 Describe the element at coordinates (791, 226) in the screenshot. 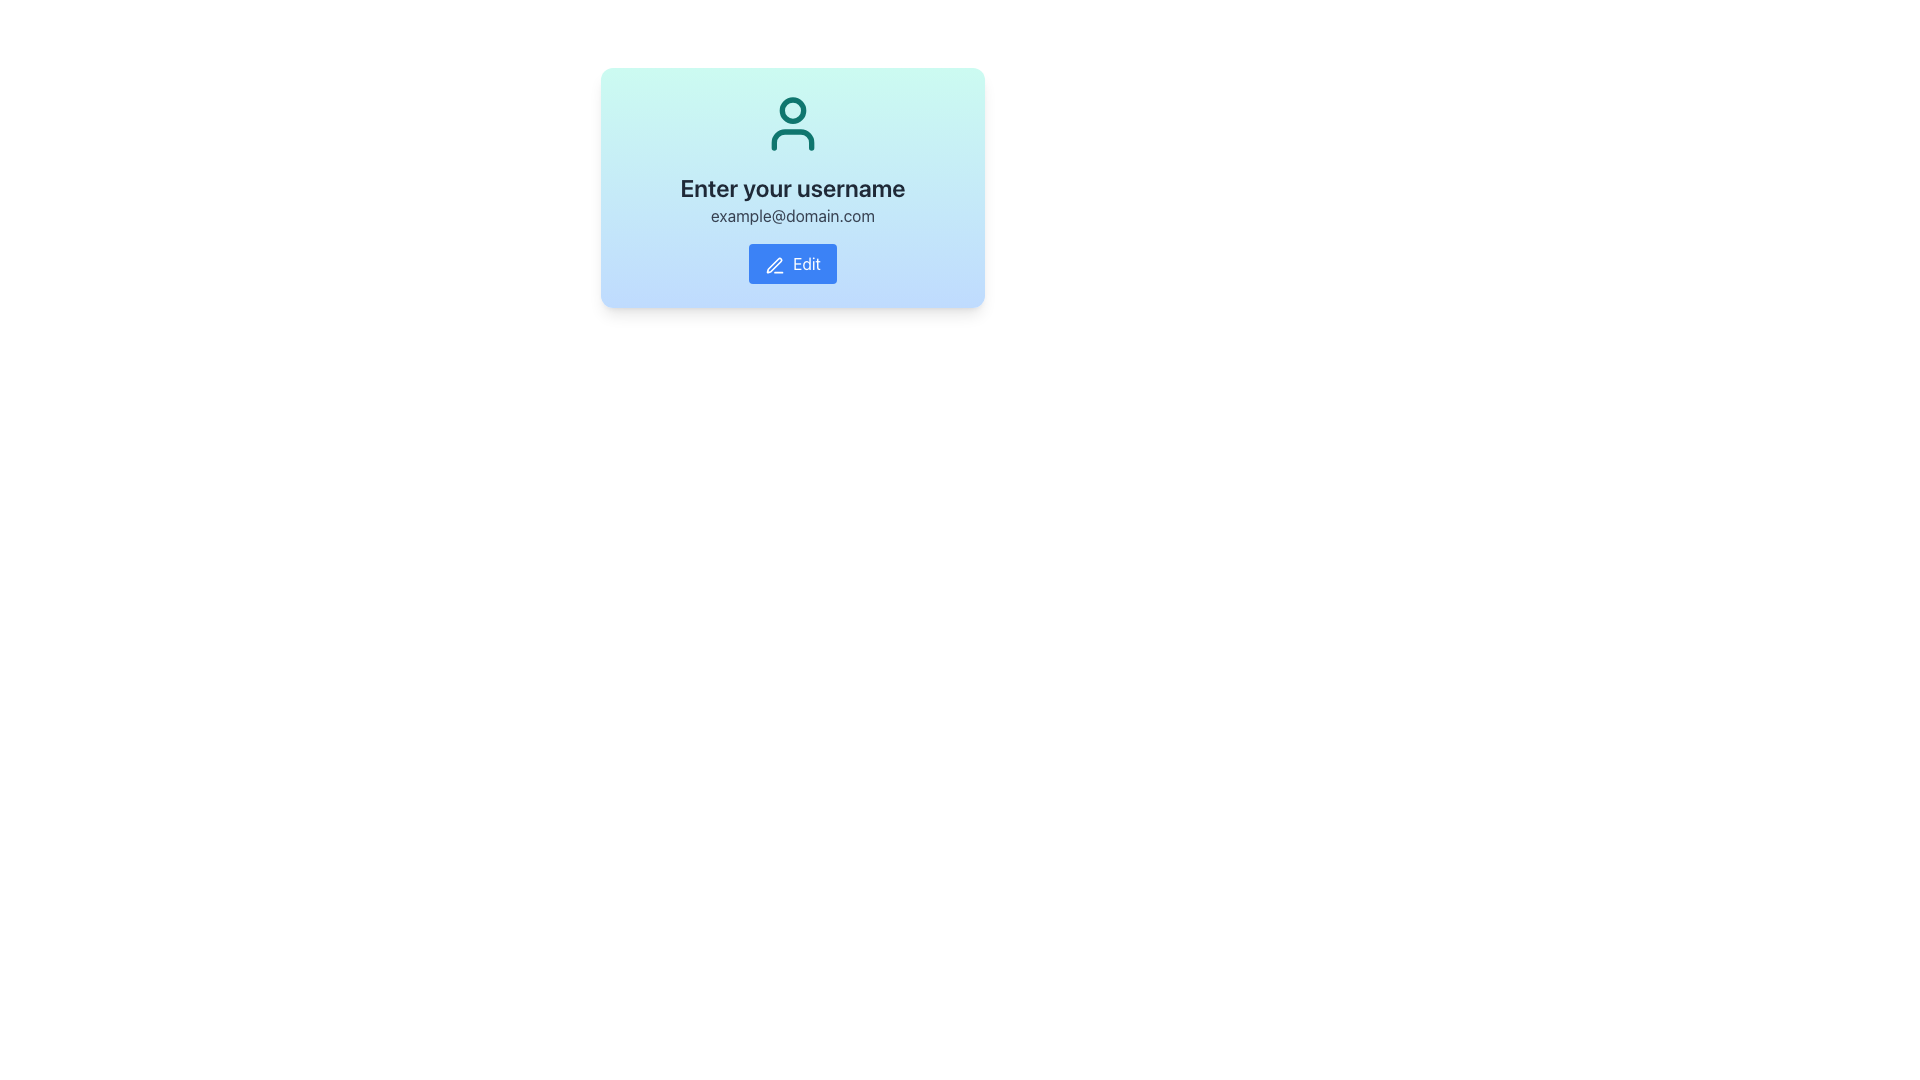

I see `the text display element that shows 'Enter your username' with the placeholder 'example@domain.com' on a light blue gradient background` at that location.